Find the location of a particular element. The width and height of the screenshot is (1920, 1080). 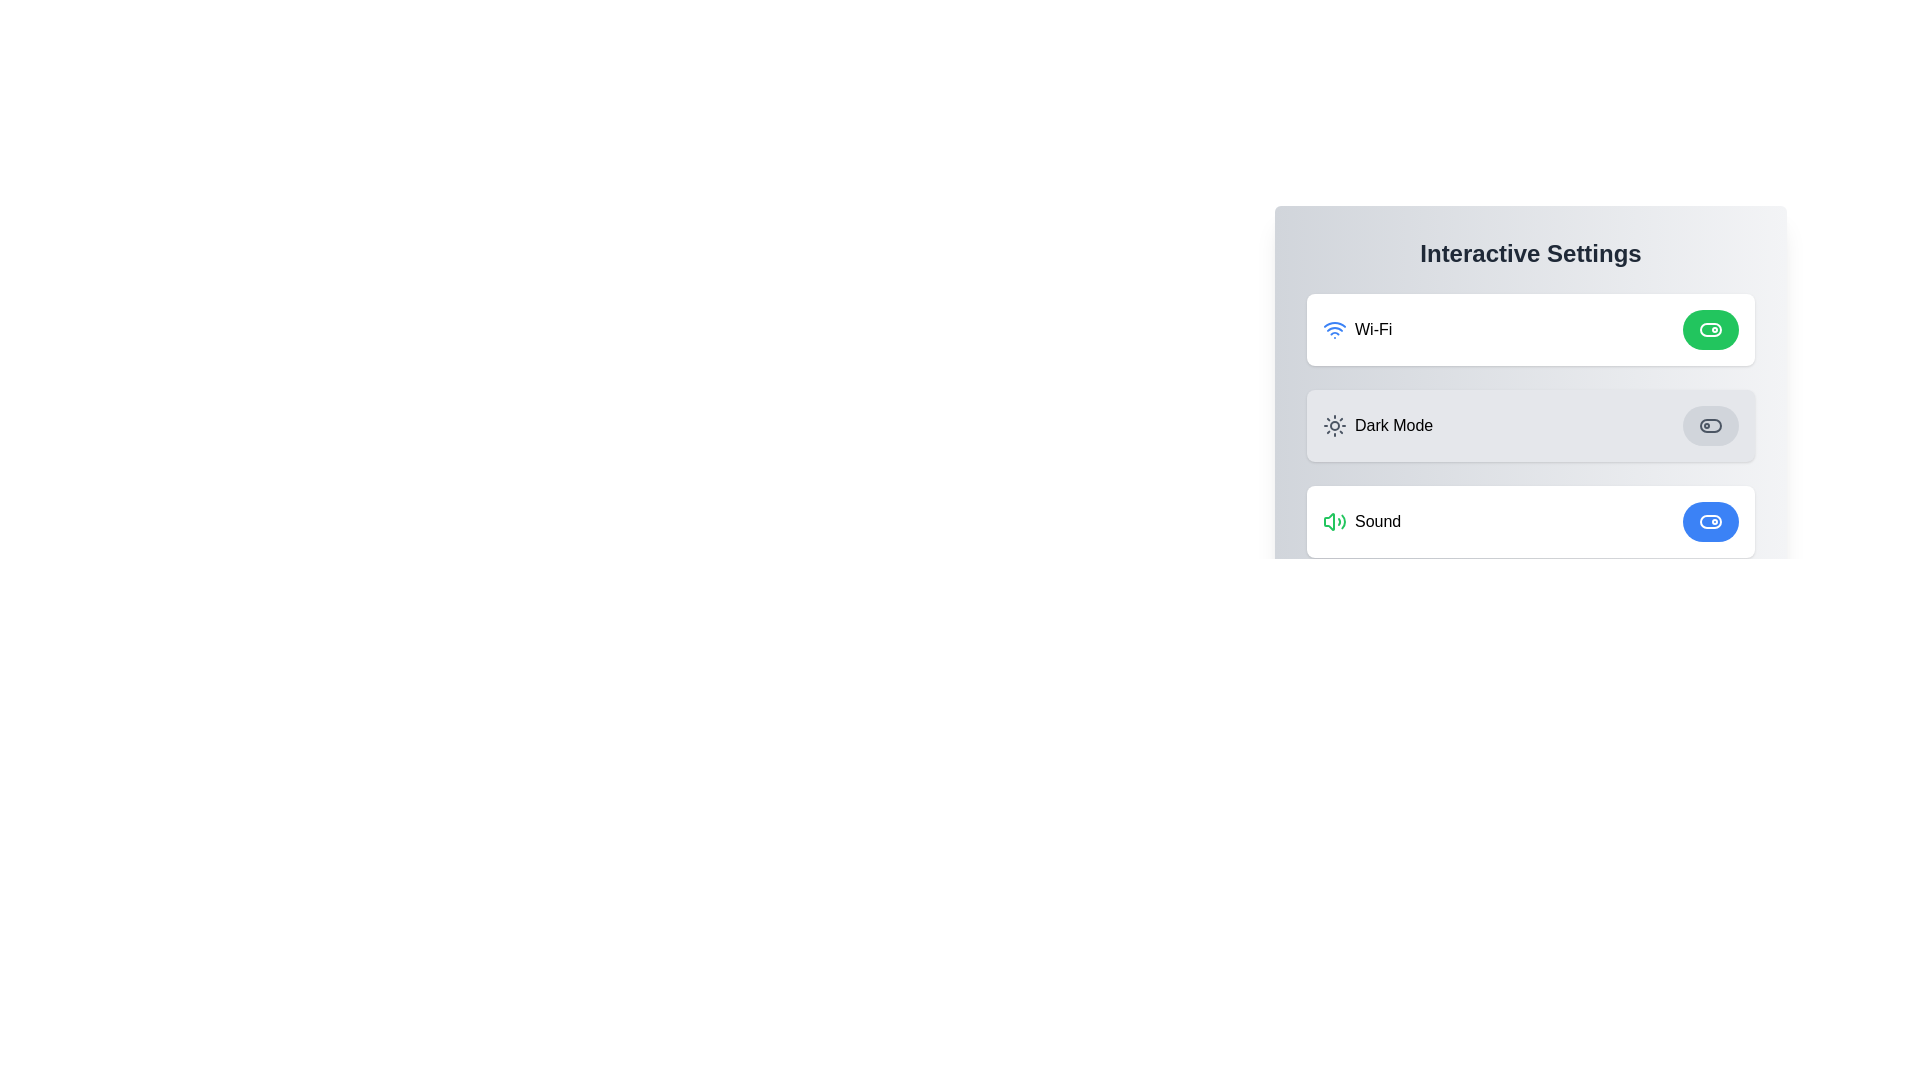

the 'Dark Mode' interactive toggle option in the card interface is located at coordinates (1530, 424).